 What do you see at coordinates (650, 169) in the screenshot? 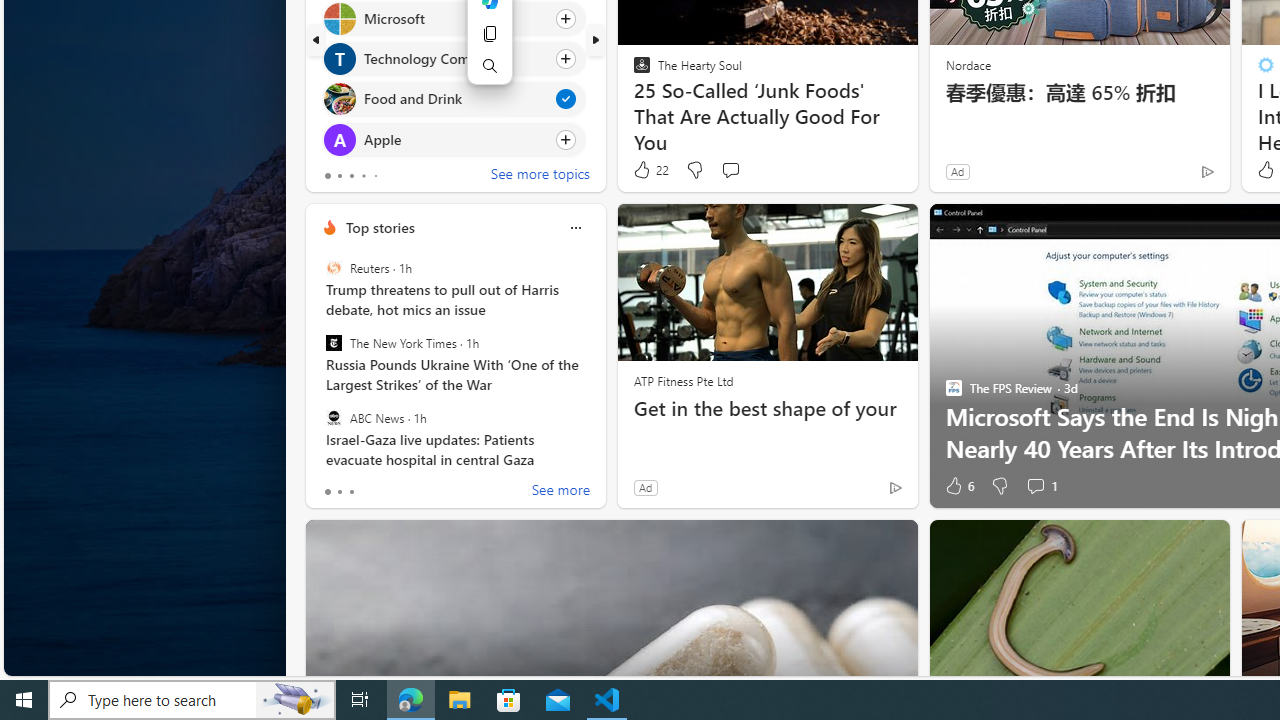
I see `'22 Like'` at bounding box center [650, 169].